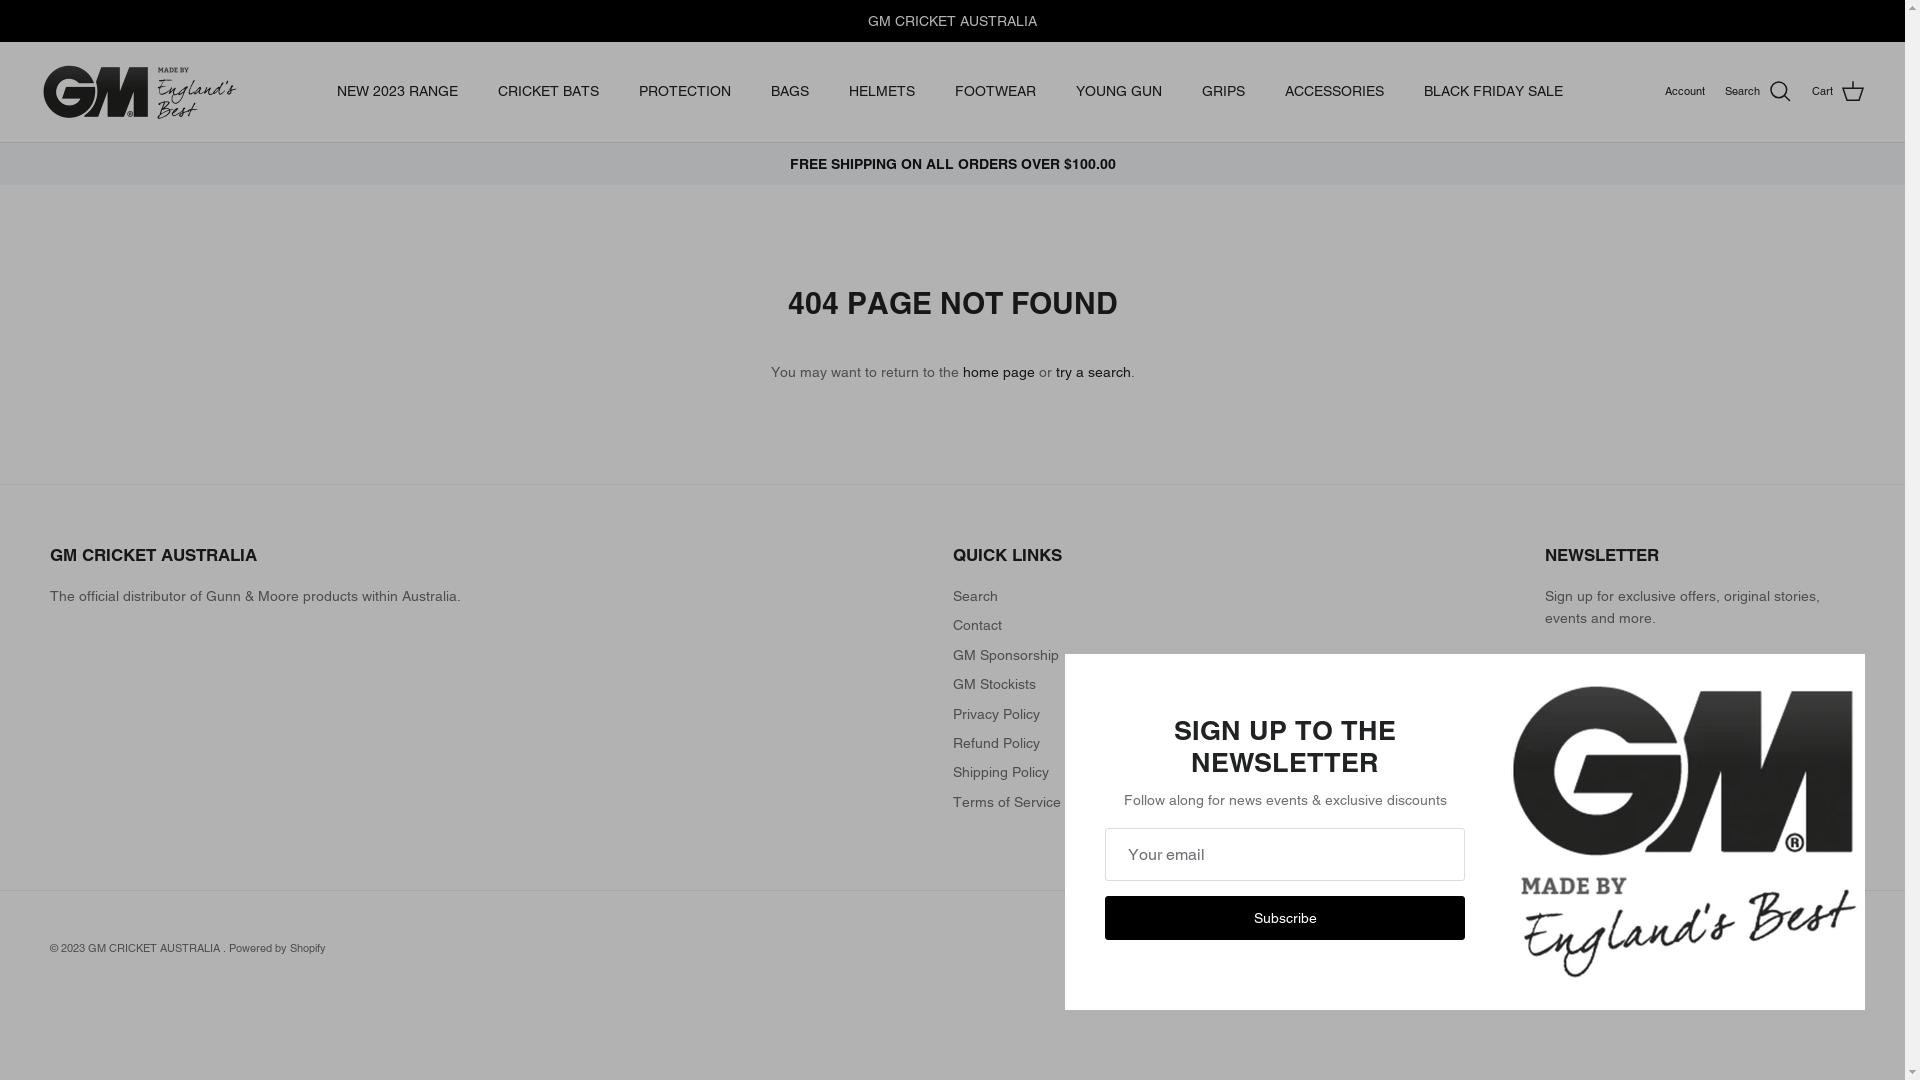 Image resolution: width=1920 pixels, height=1080 pixels. Describe the element at coordinates (789, 91) in the screenshot. I see `'BAGS'` at that location.